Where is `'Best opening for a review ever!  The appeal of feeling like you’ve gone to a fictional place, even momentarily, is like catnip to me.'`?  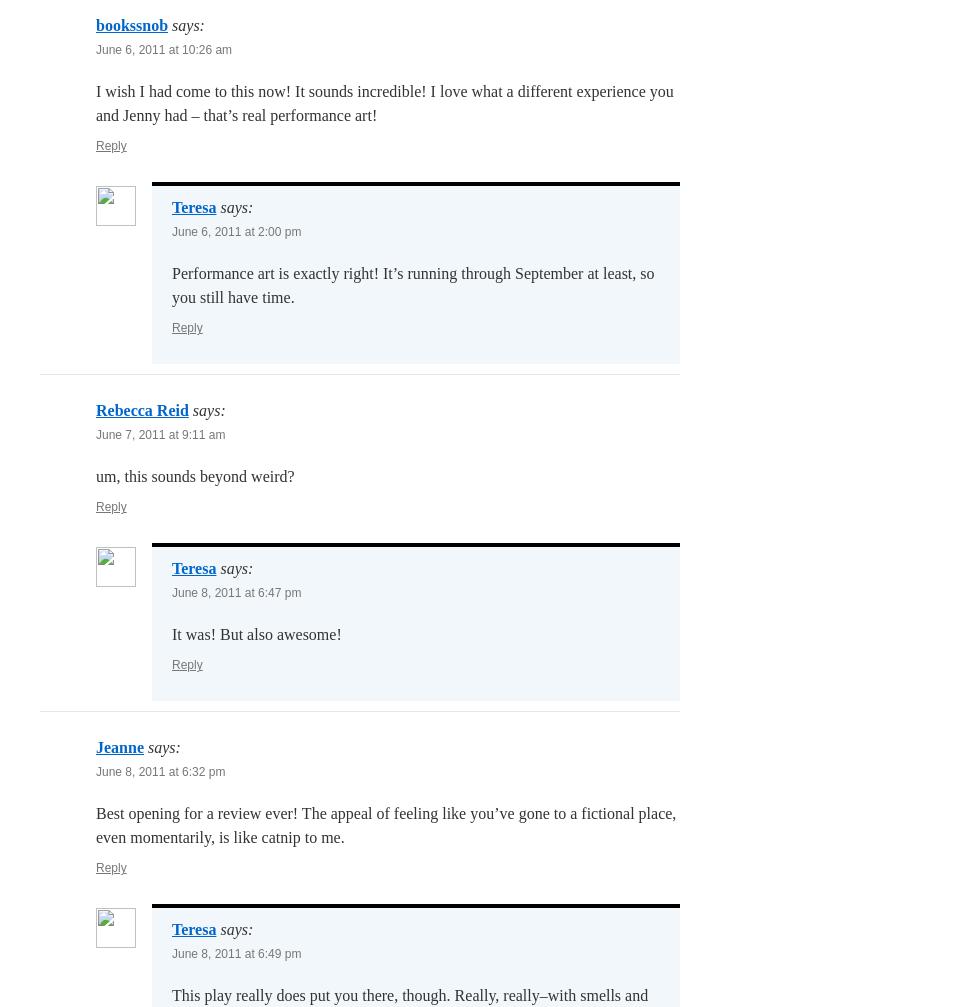 'Best opening for a review ever!  The appeal of feeling like you’ve gone to a fictional place, even momentarily, is like catnip to me.' is located at coordinates (386, 824).